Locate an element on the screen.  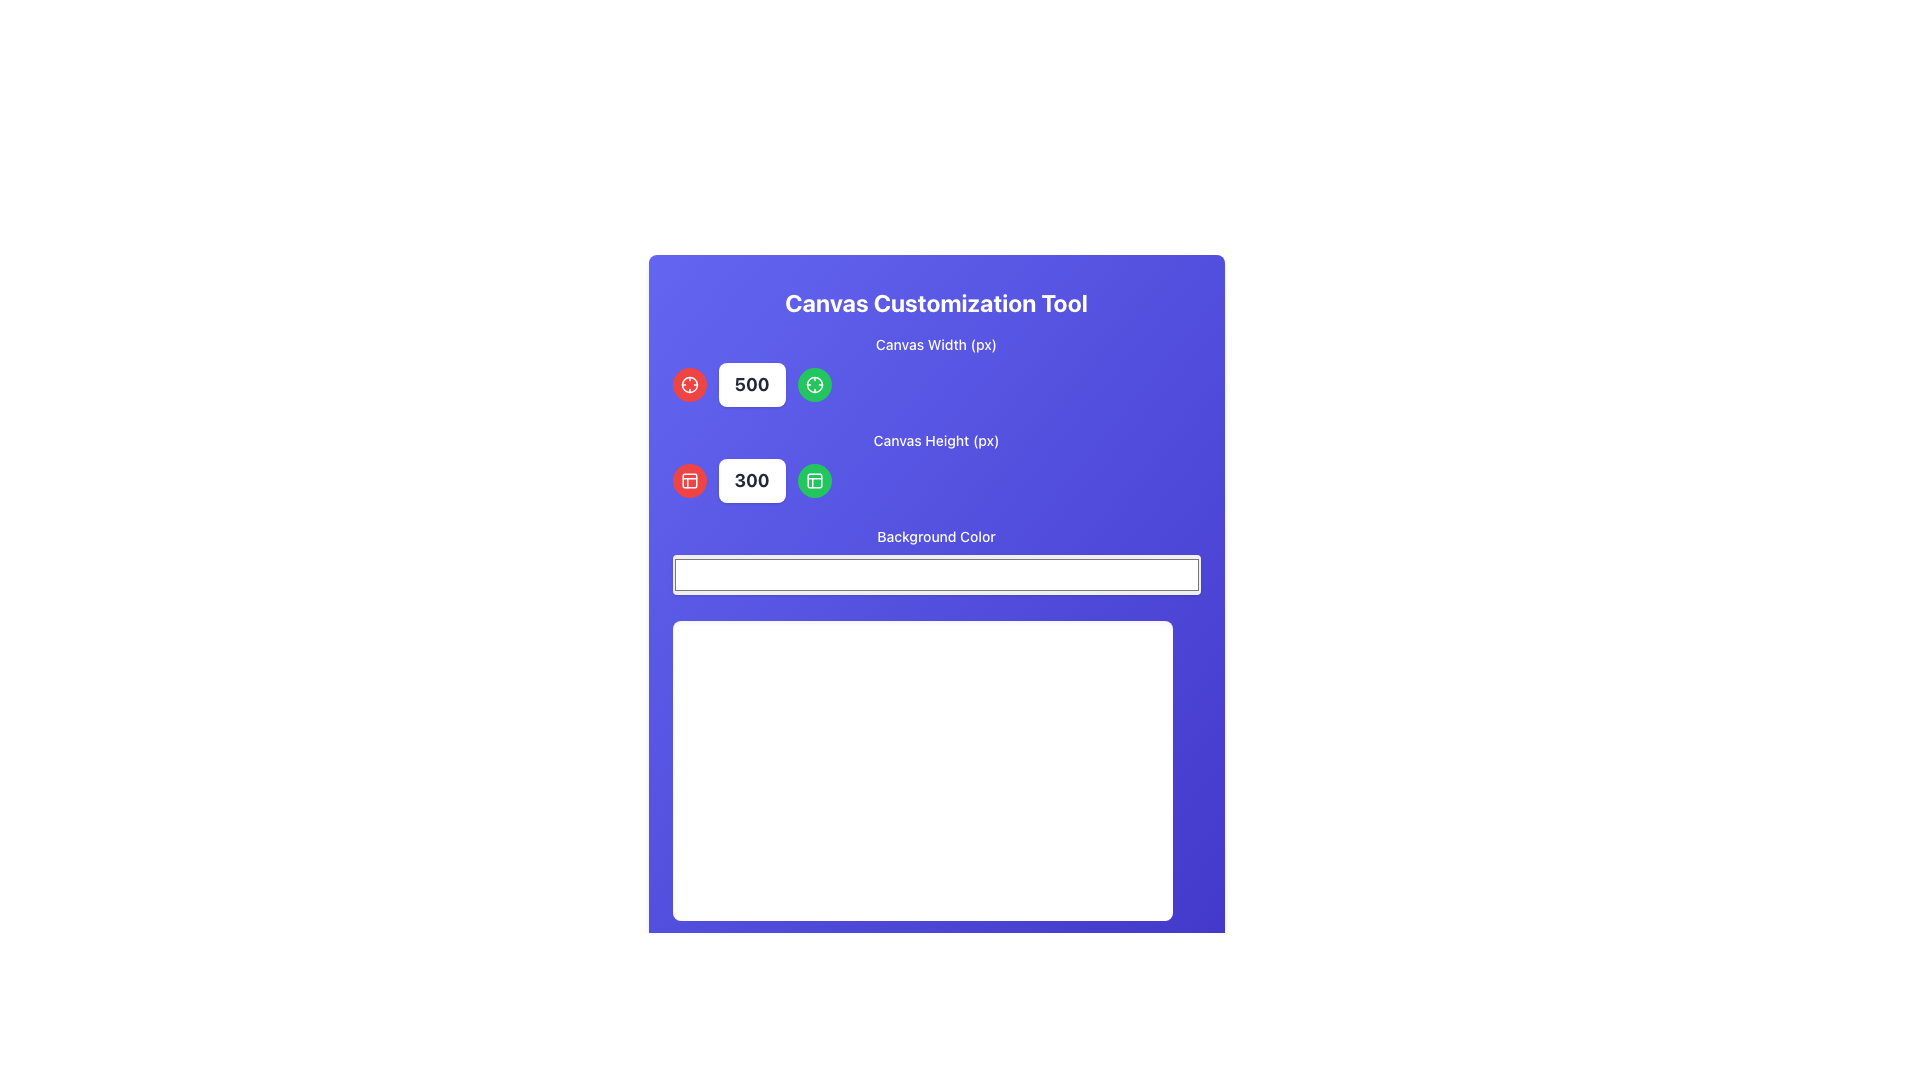
the button on the left side of the Canvas Height section to decrement the height value is located at coordinates (689, 481).